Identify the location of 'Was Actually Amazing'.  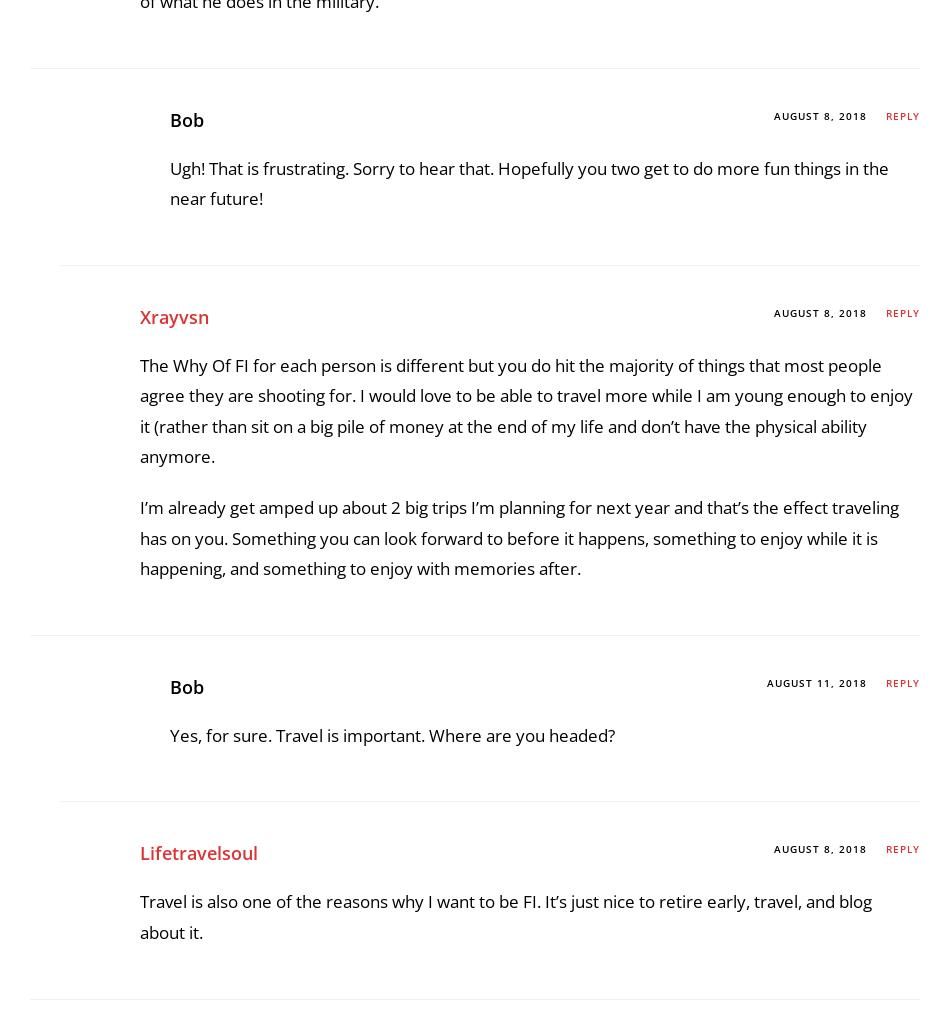
(235, 22).